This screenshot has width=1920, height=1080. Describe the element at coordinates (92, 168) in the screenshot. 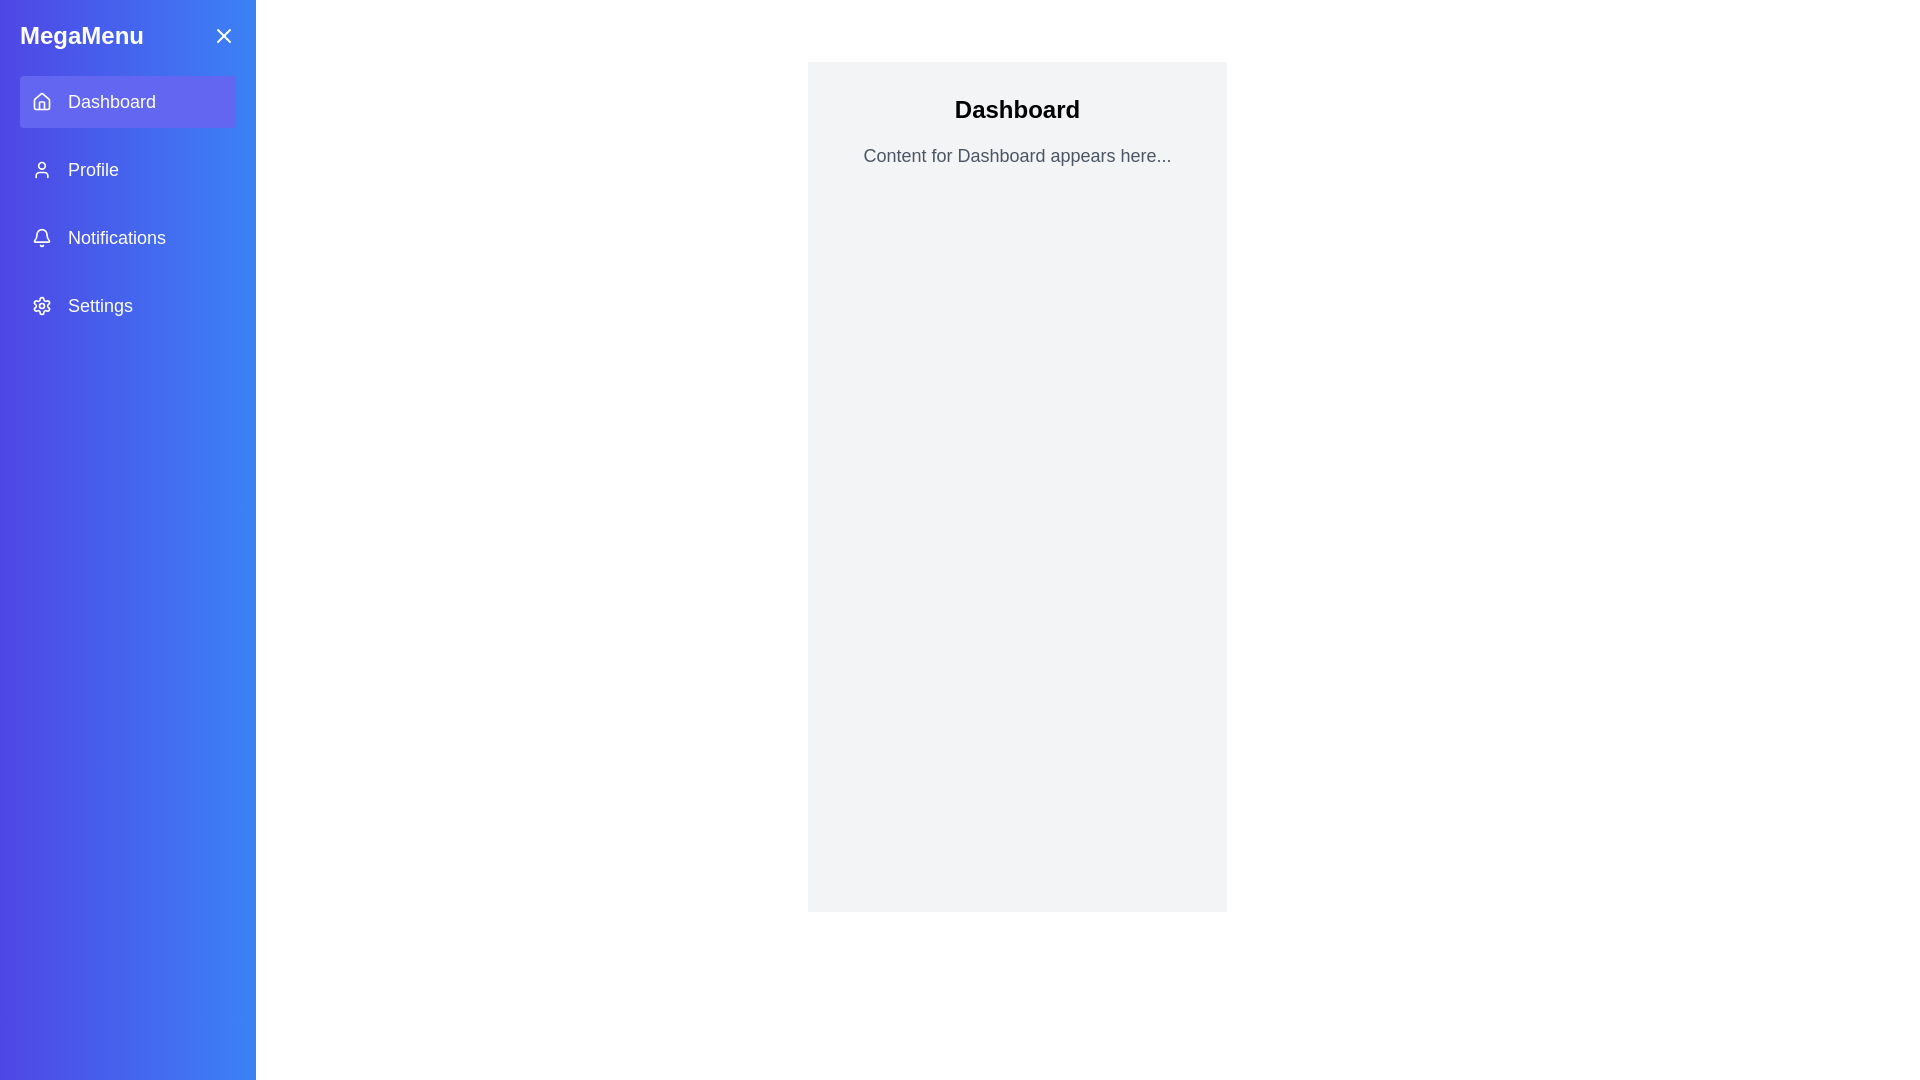

I see `text label 'Profile' which is styled in bold and located in the sidebar menu, right next to the user profile icon` at that location.